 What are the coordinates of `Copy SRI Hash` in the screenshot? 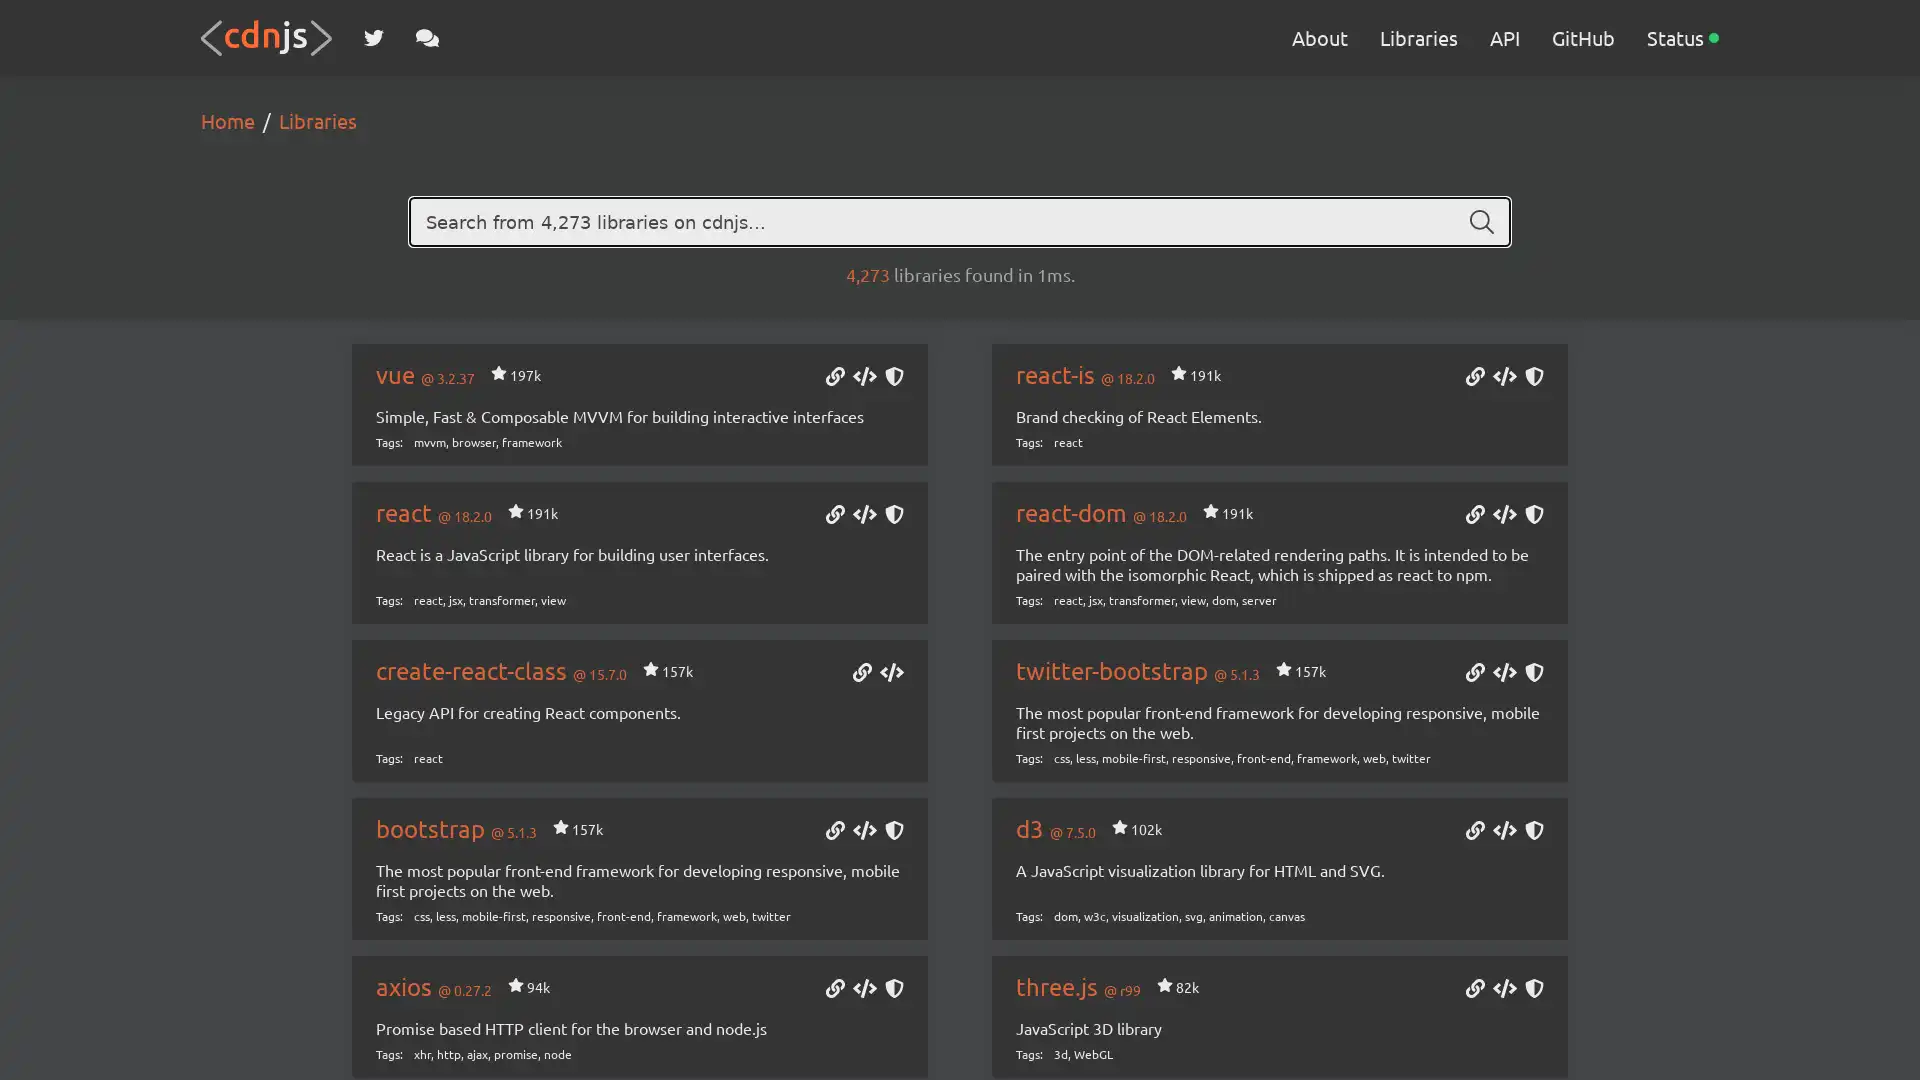 It's located at (892, 832).